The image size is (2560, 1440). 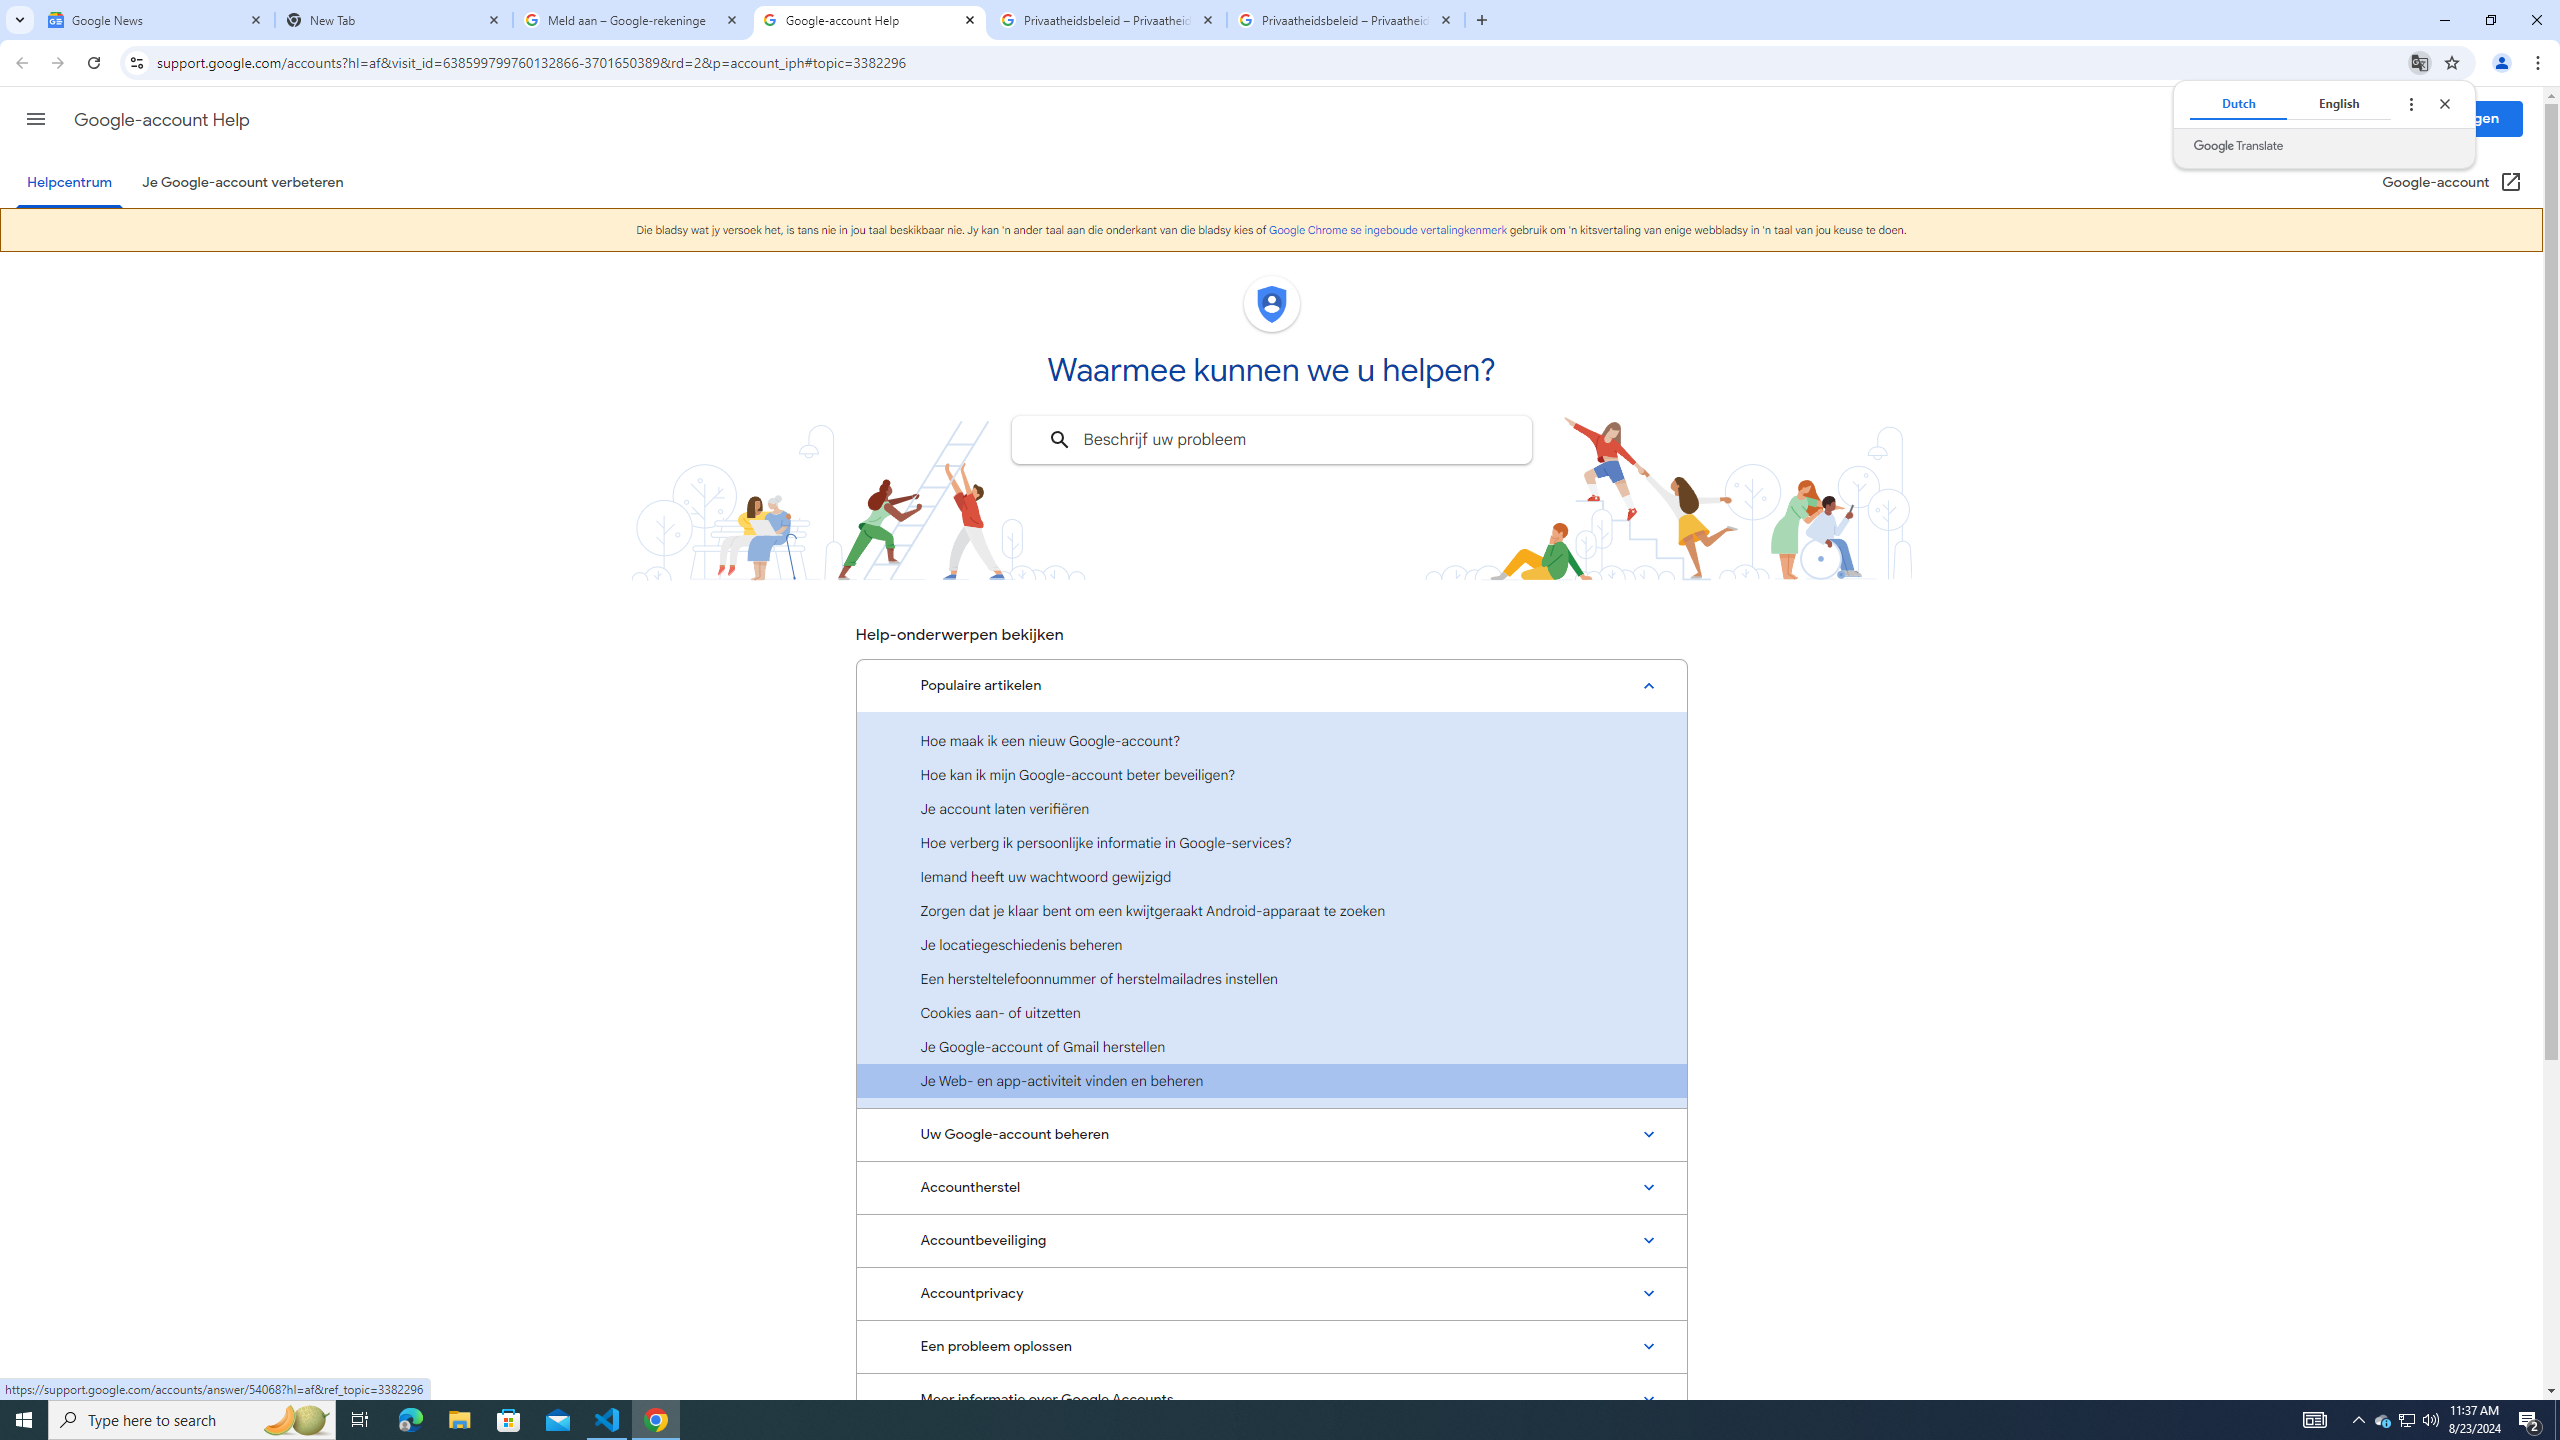 What do you see at coordinates (1271, 943) in the screenshot?
I see `'Je locatiegeschiedenis beheren'` at bounding box center [1271, 943].